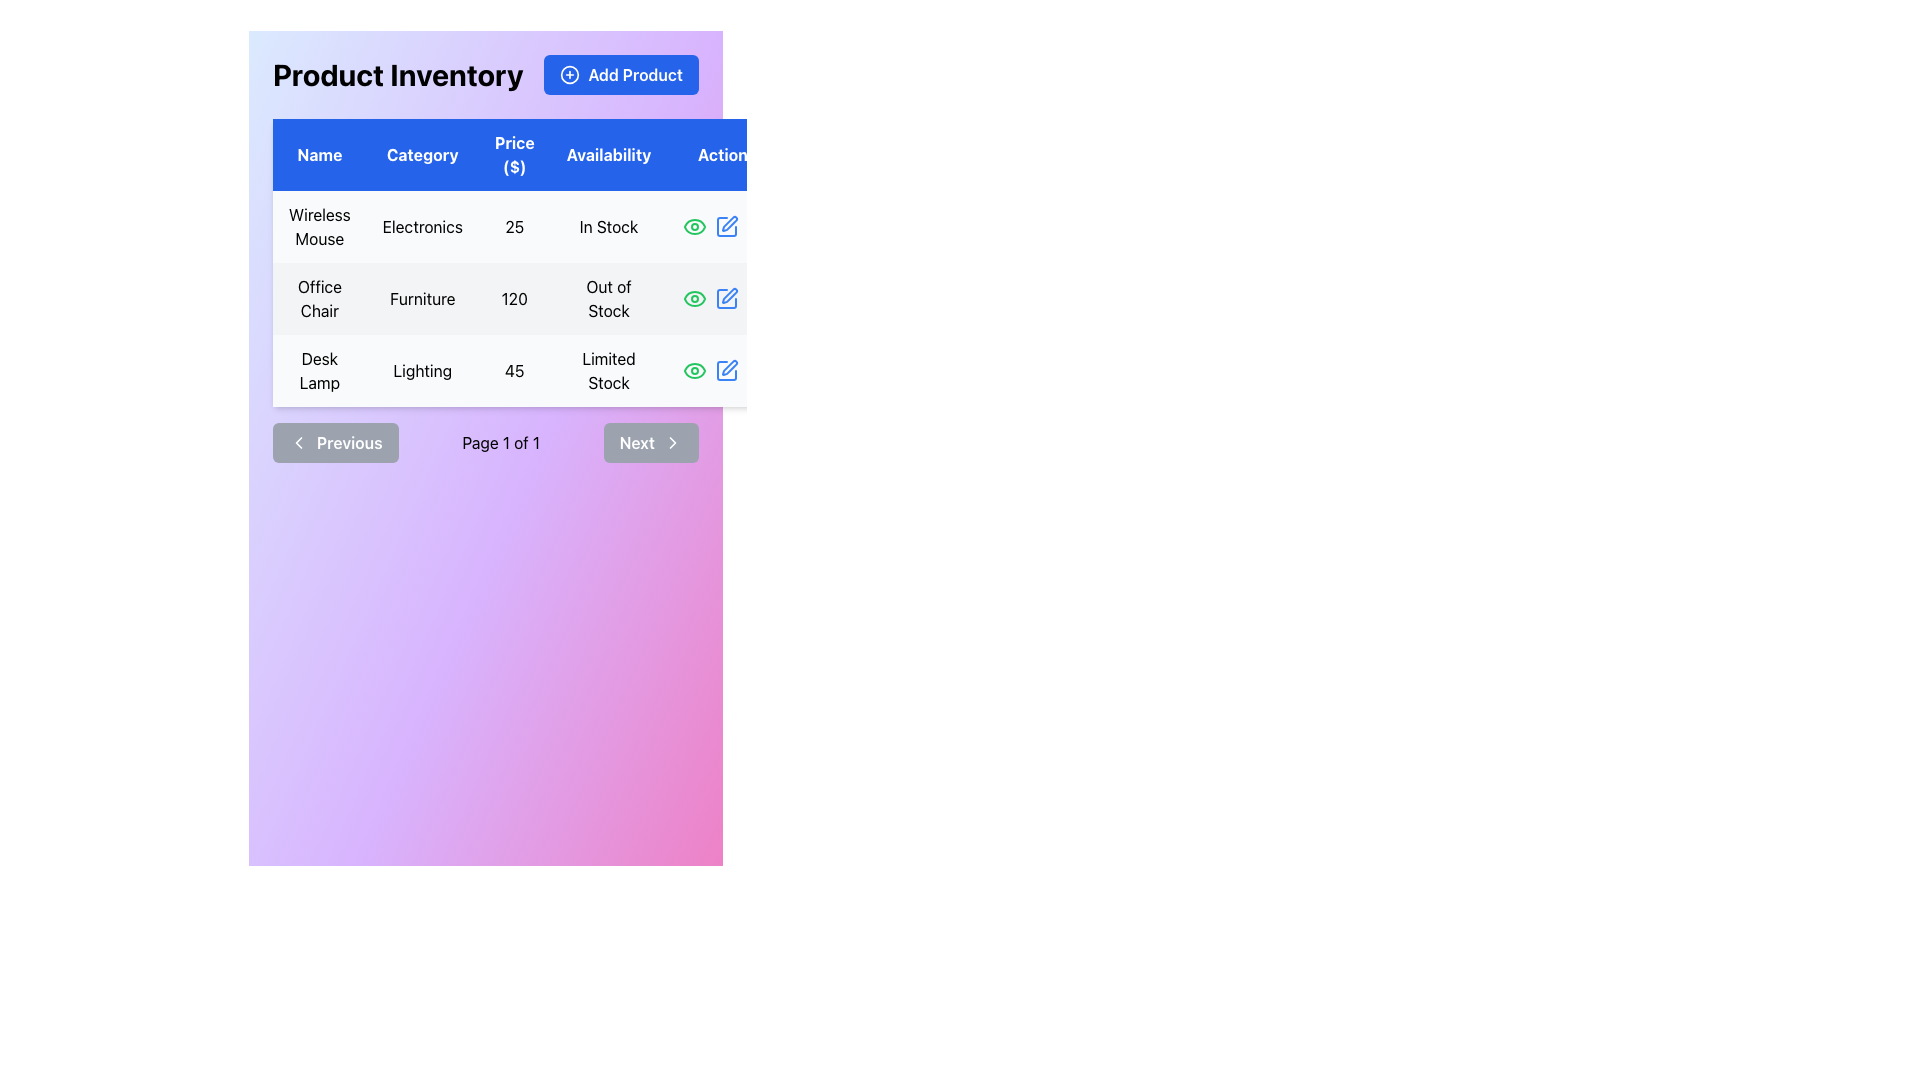 This screenshot has width=1920, height=1080. What do you see at coordinates (297, 442) in the screenshot?
I see `the chevron icon located in the 'Previous' button at the bottom-left corner of the interface` at bounding box center [297, 442].